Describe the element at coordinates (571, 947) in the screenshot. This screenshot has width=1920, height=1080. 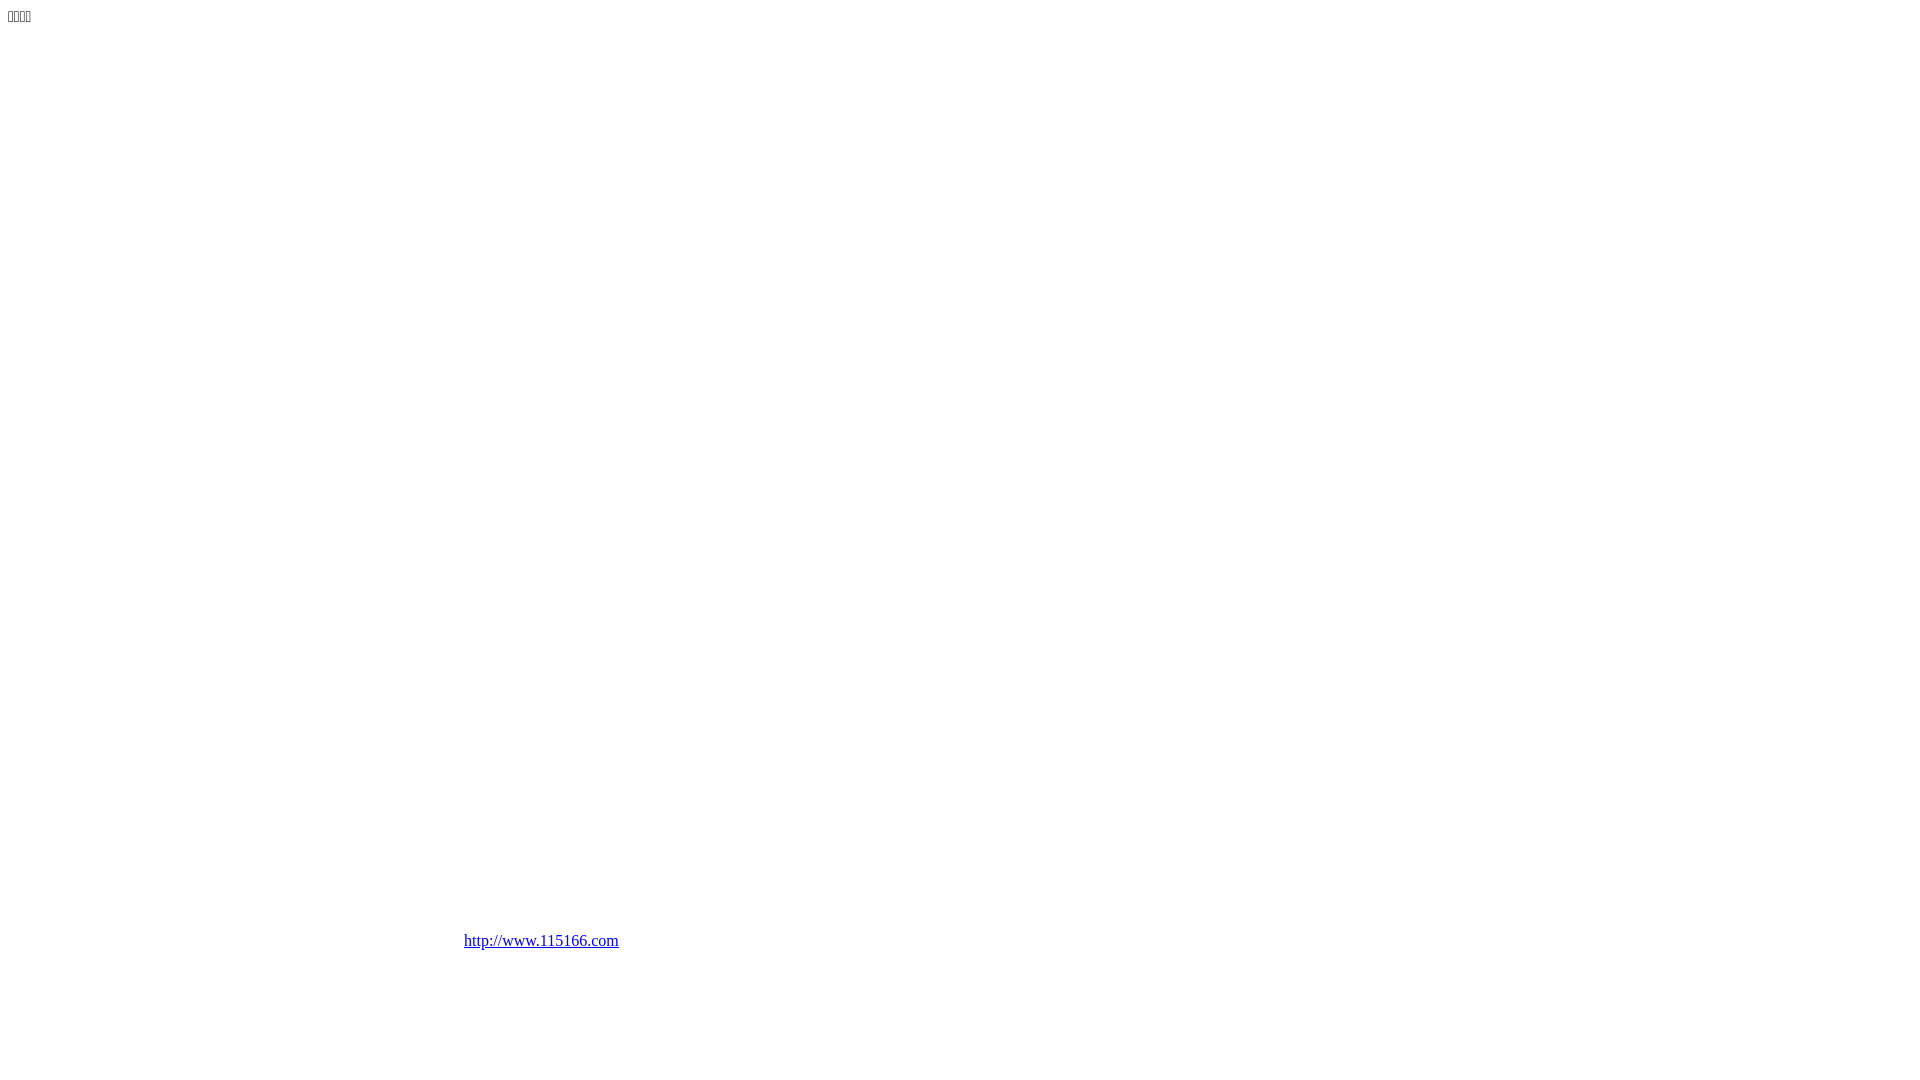
I see `'http://www.115166.com'` at that location.